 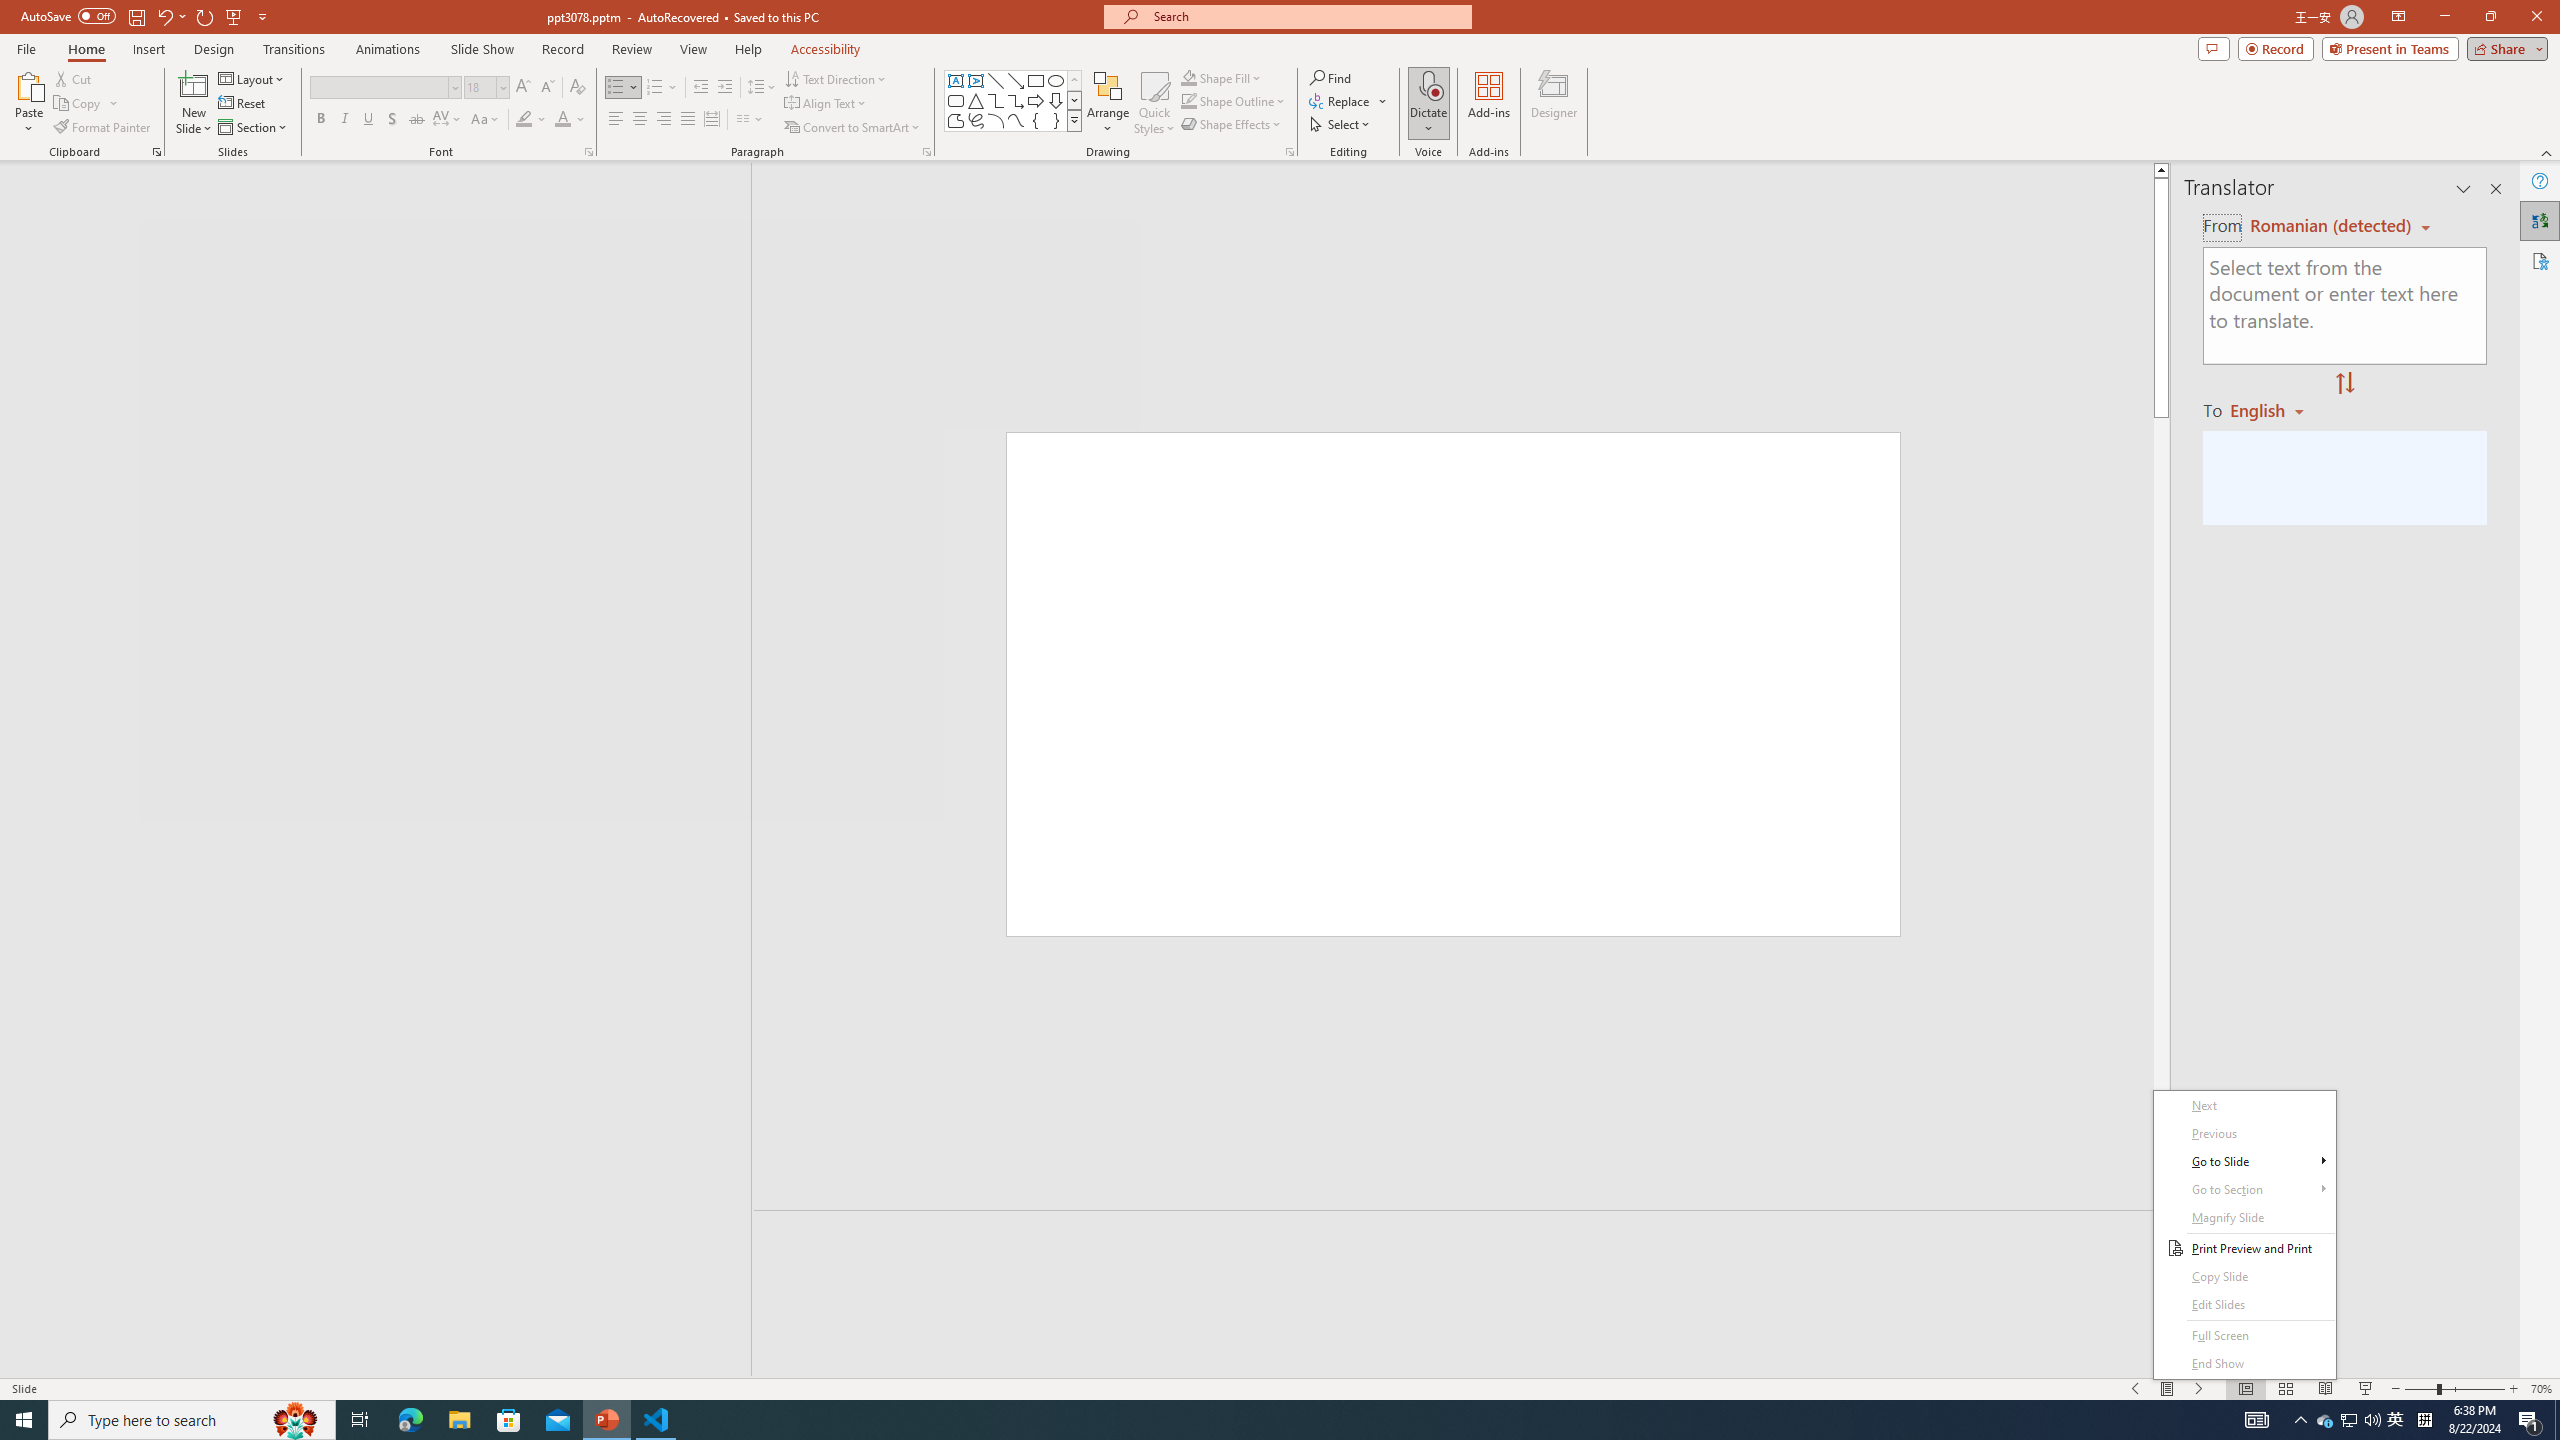 I want to click on 'Copy Slide', so click(x=2245, y=1276).